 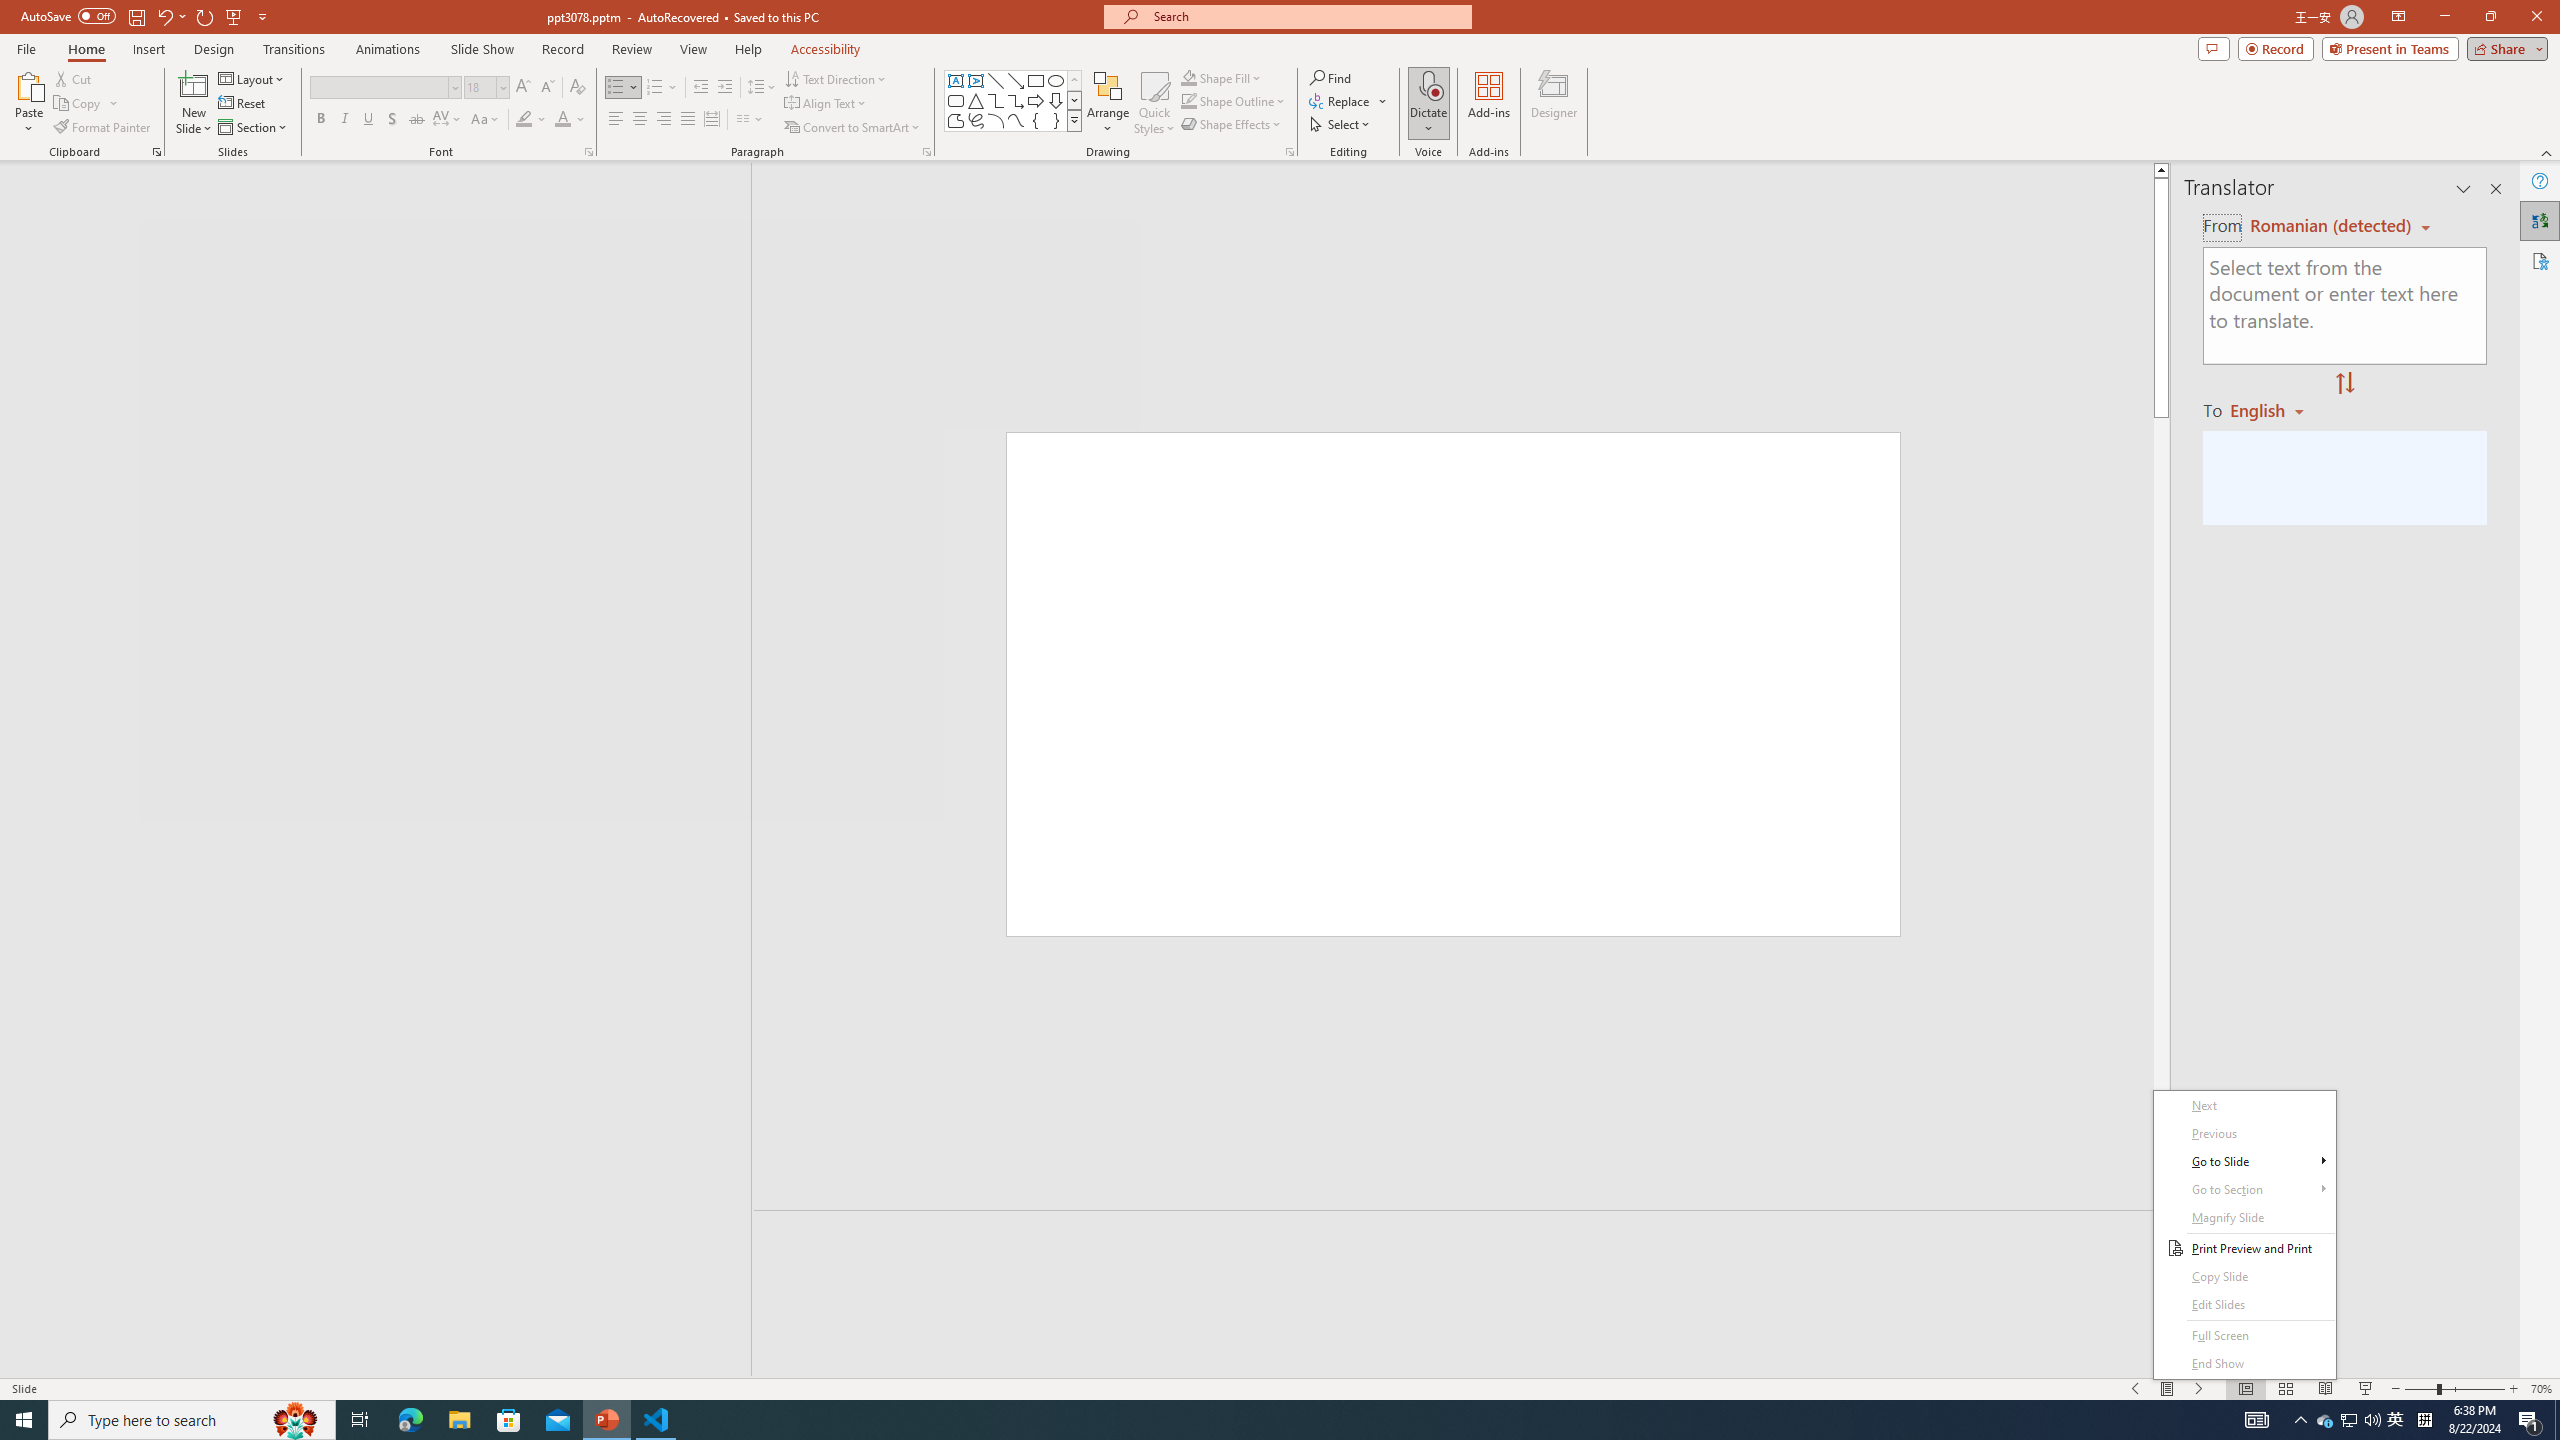 I want to click on 'Copy Slide', so click(x=2245, y=1276).